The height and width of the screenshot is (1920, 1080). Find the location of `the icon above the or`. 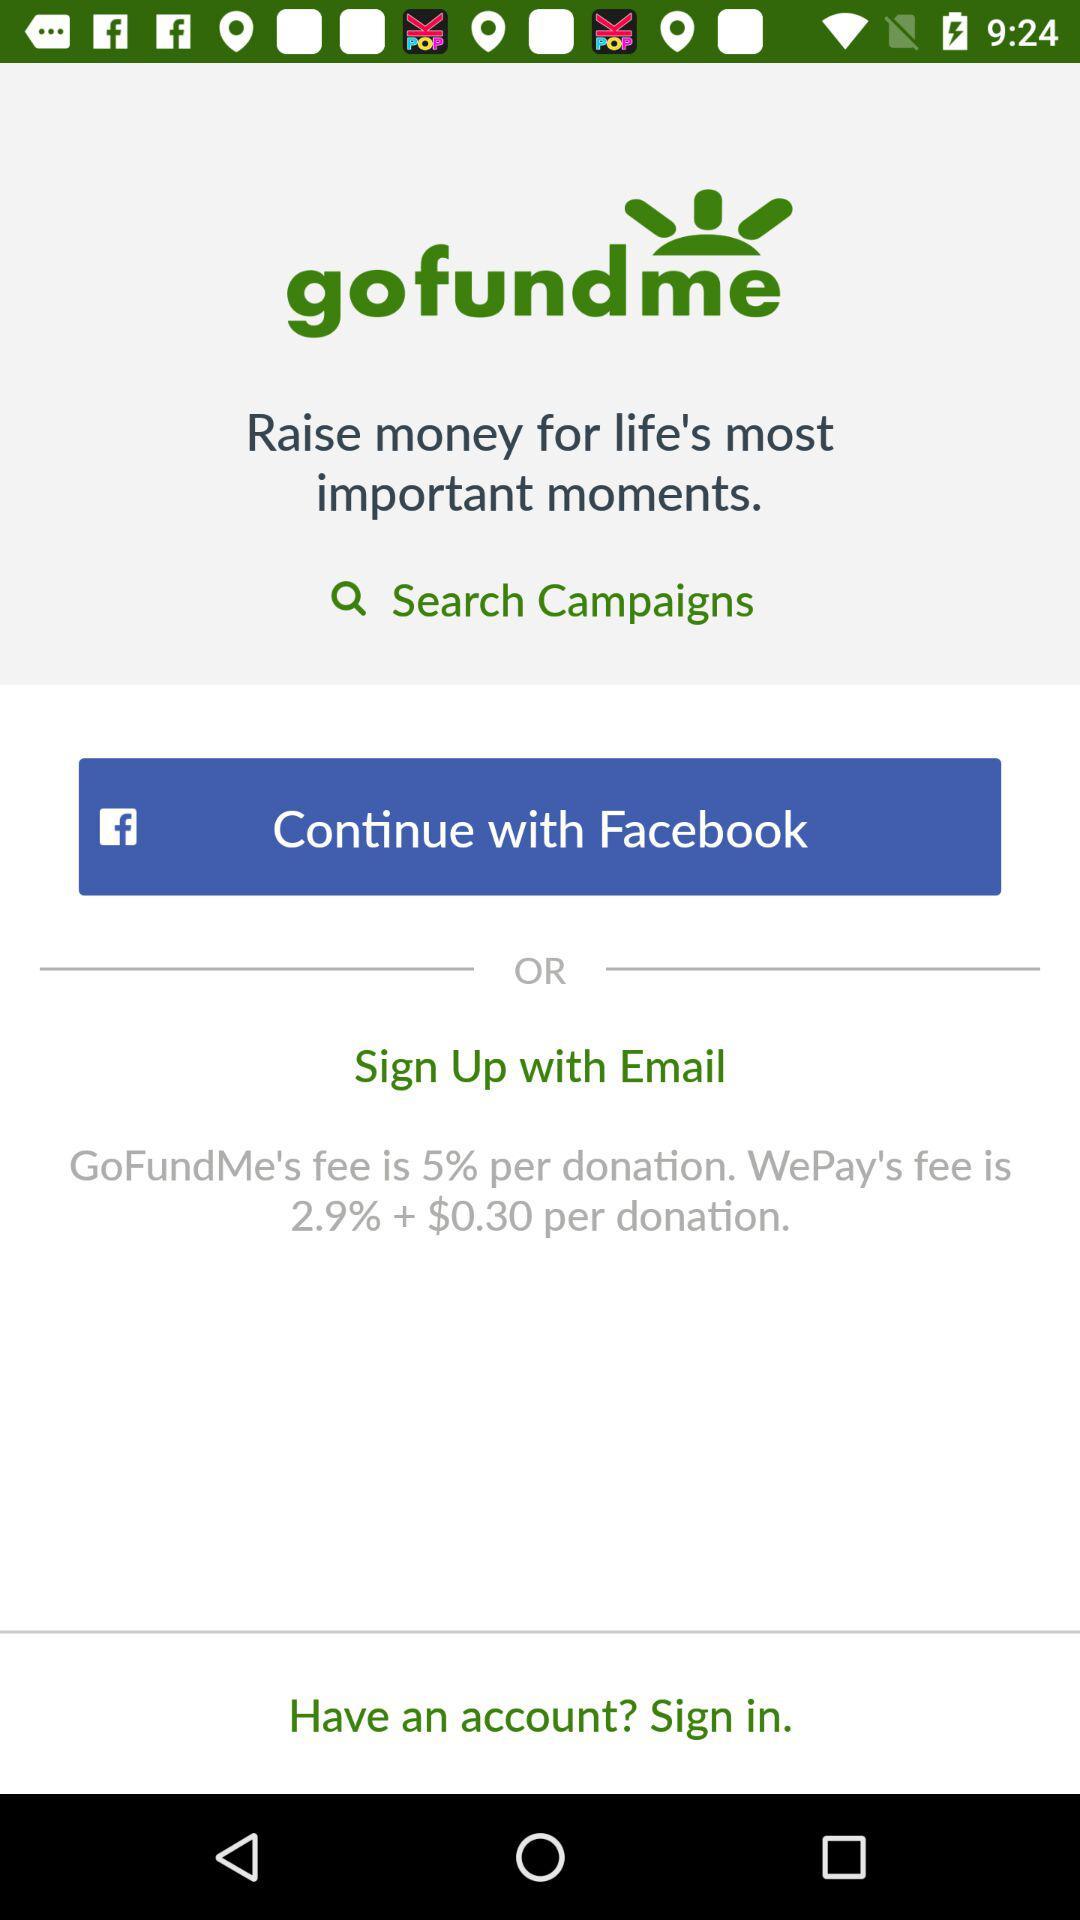

the icon above the or is located at coordinates (540, 826).